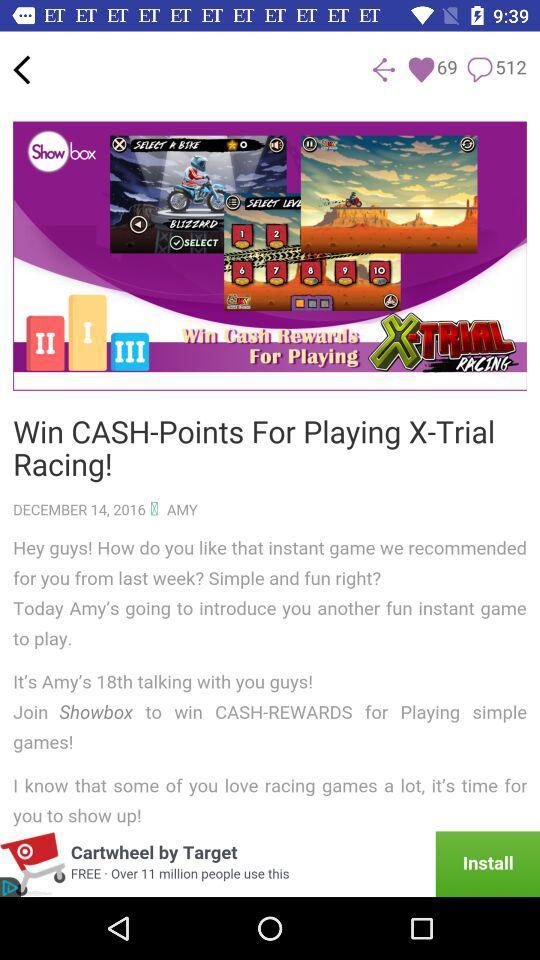  What do you see at coordinates (270, 863) in the screenshot?
I see `advertisement banner` at bounding box center [270, 863].